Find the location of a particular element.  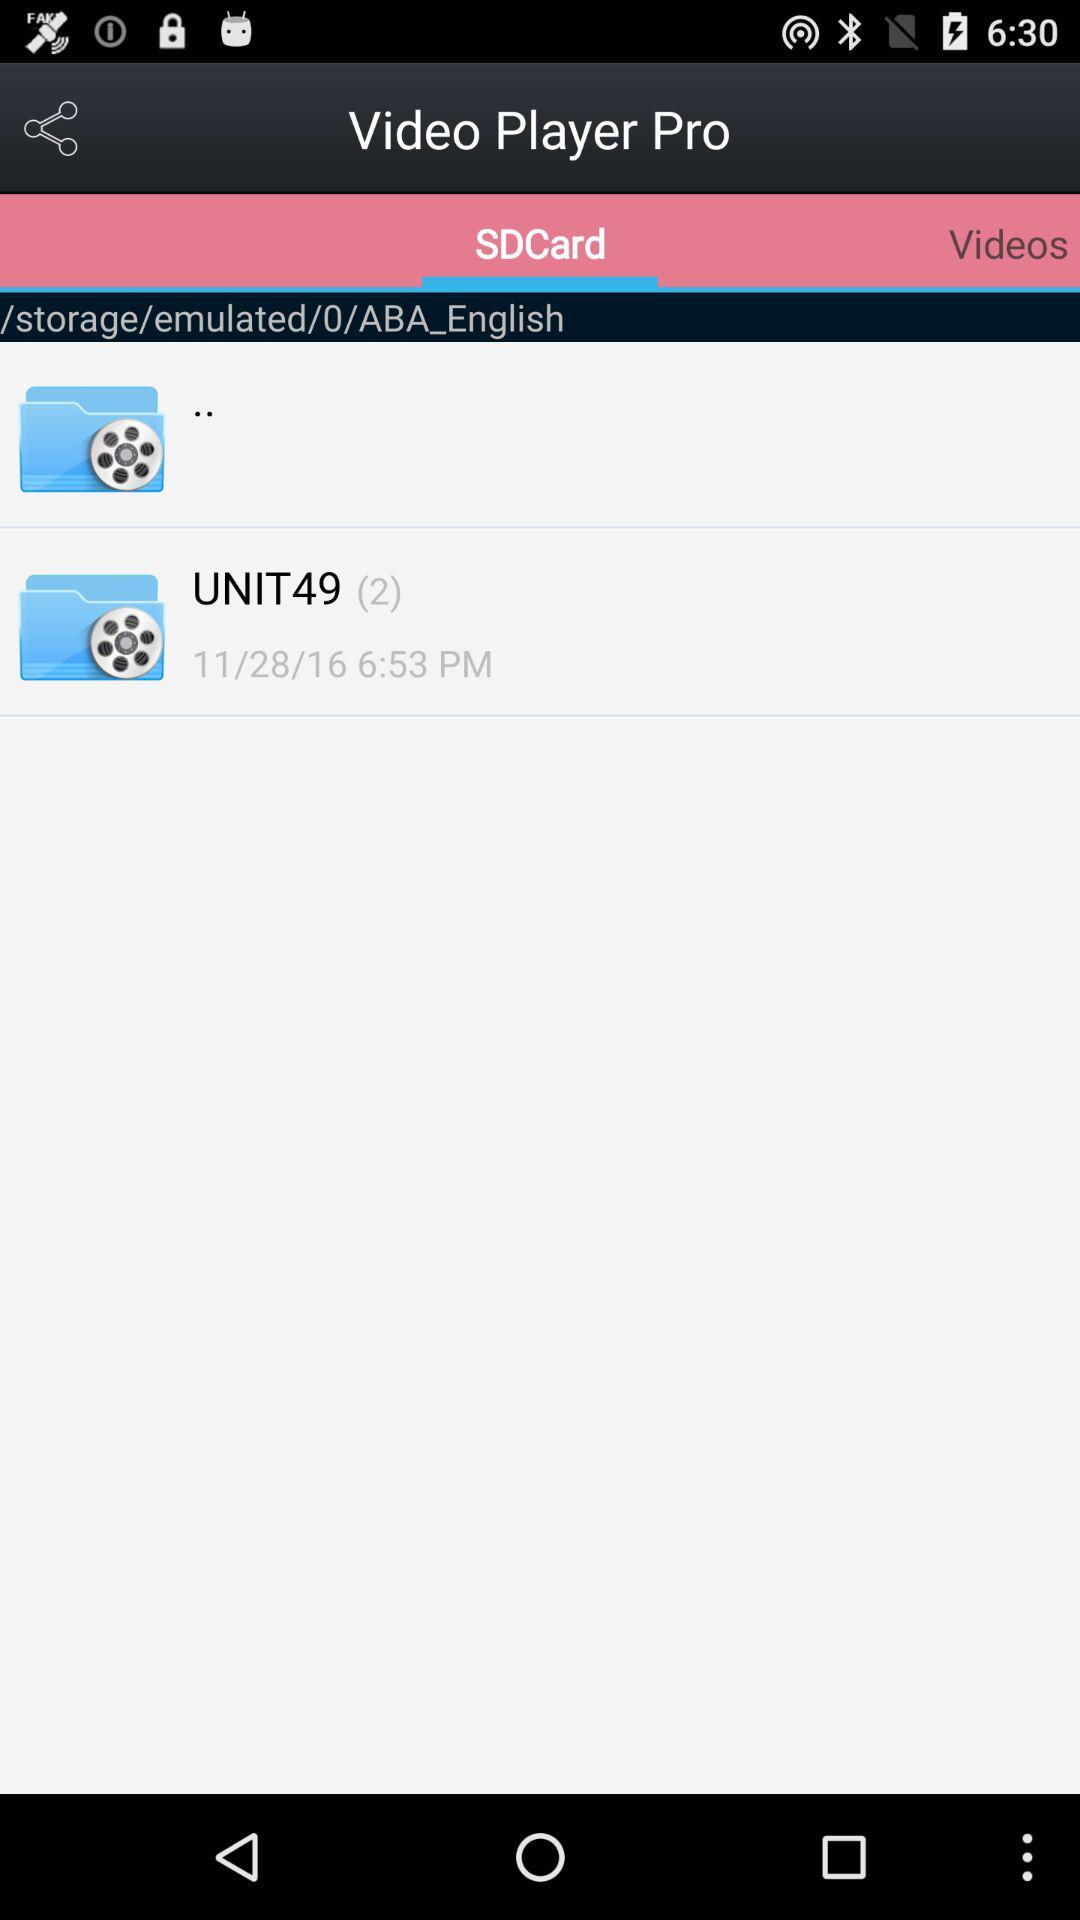

the item below the unit49 app is located at coordinates (341, 662).